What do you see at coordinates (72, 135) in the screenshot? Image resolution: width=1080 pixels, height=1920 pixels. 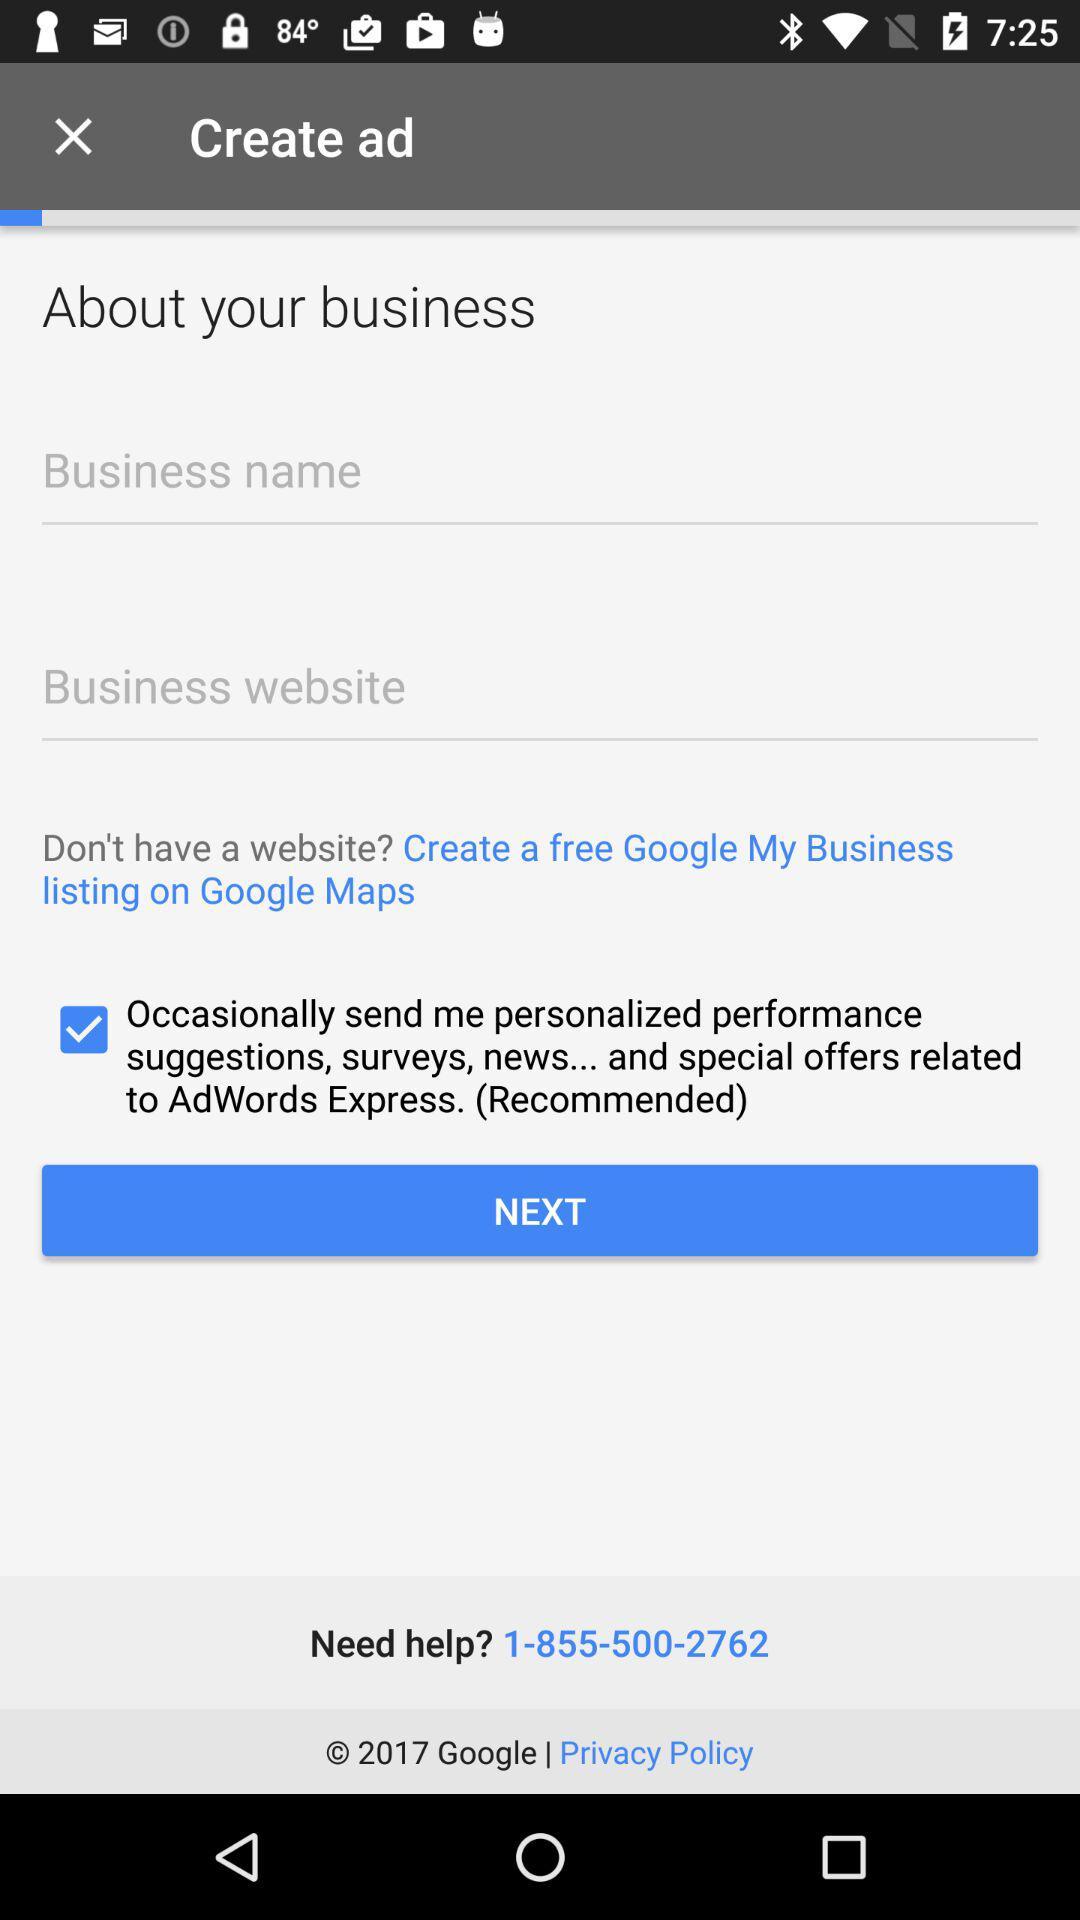 I see `item next to create ad item` at bounding box center [72, 135].